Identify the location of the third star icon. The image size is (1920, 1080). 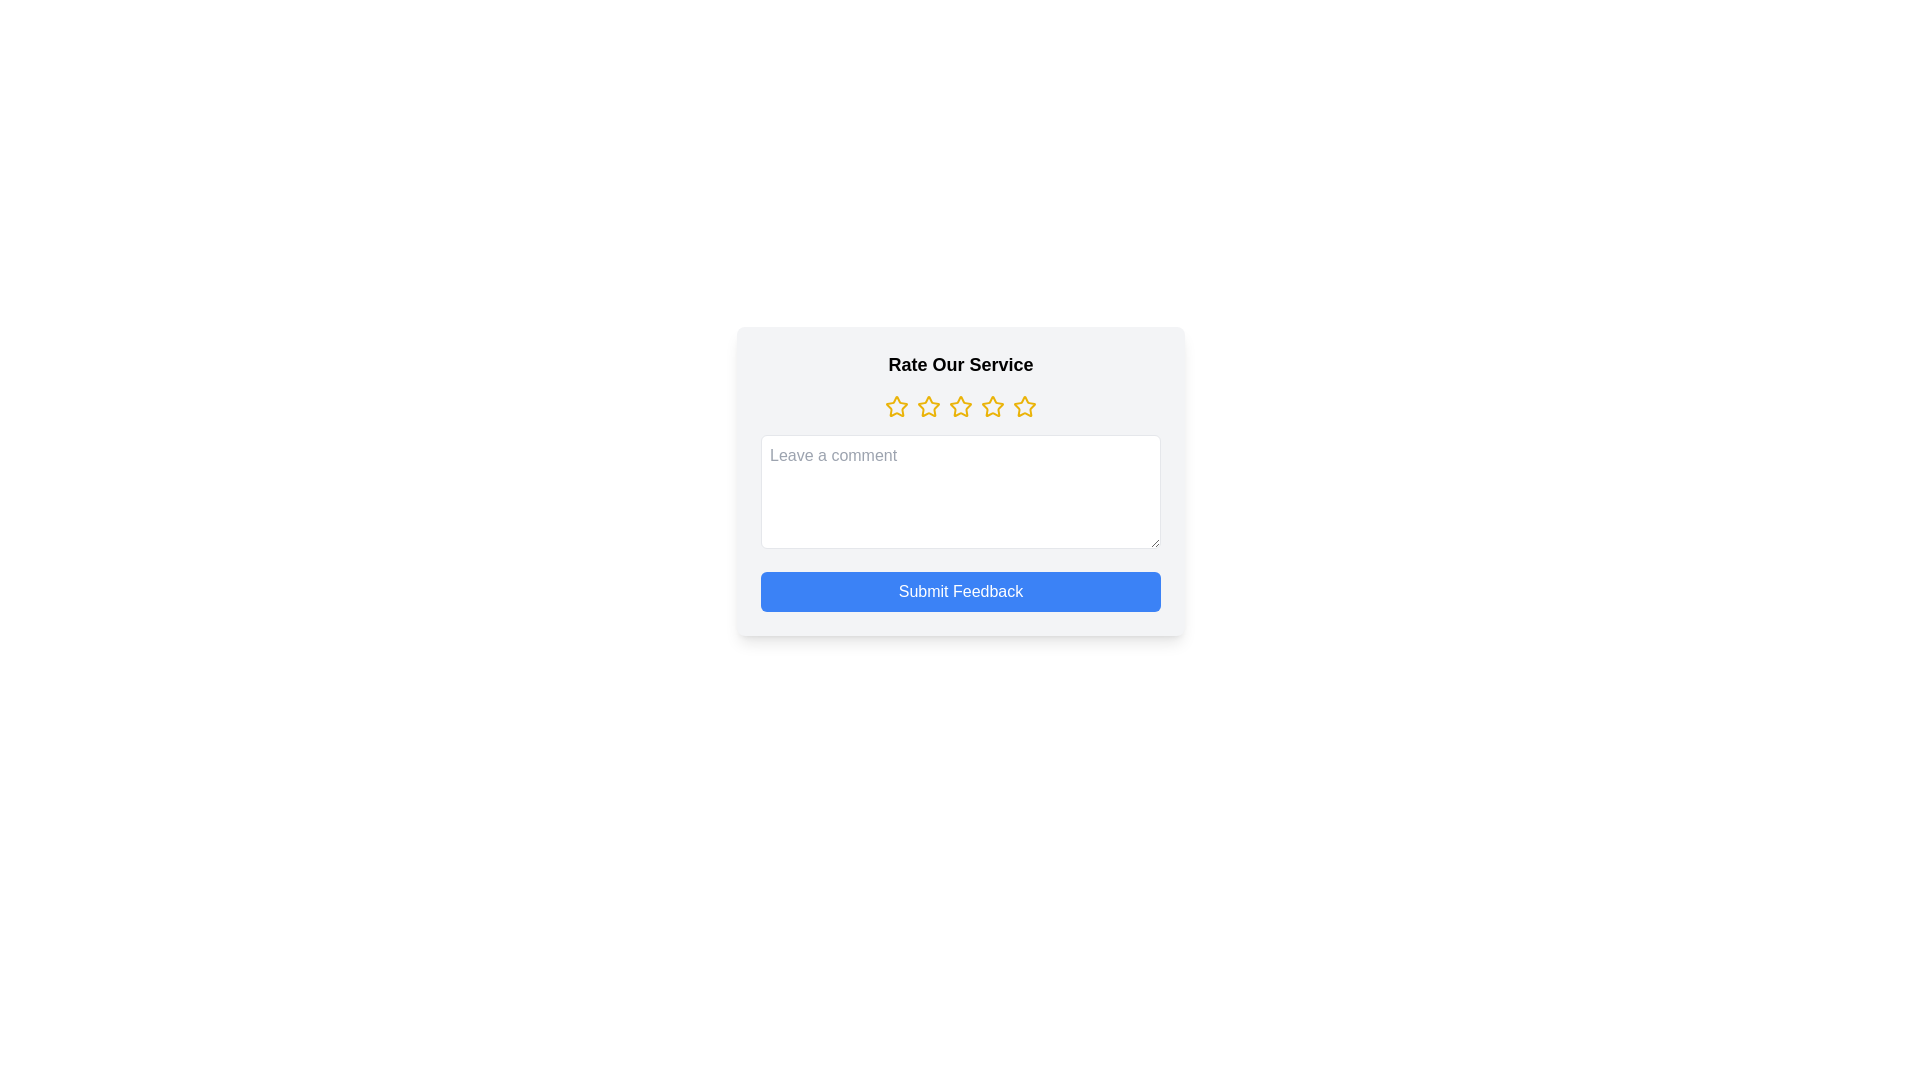
(960, 405).